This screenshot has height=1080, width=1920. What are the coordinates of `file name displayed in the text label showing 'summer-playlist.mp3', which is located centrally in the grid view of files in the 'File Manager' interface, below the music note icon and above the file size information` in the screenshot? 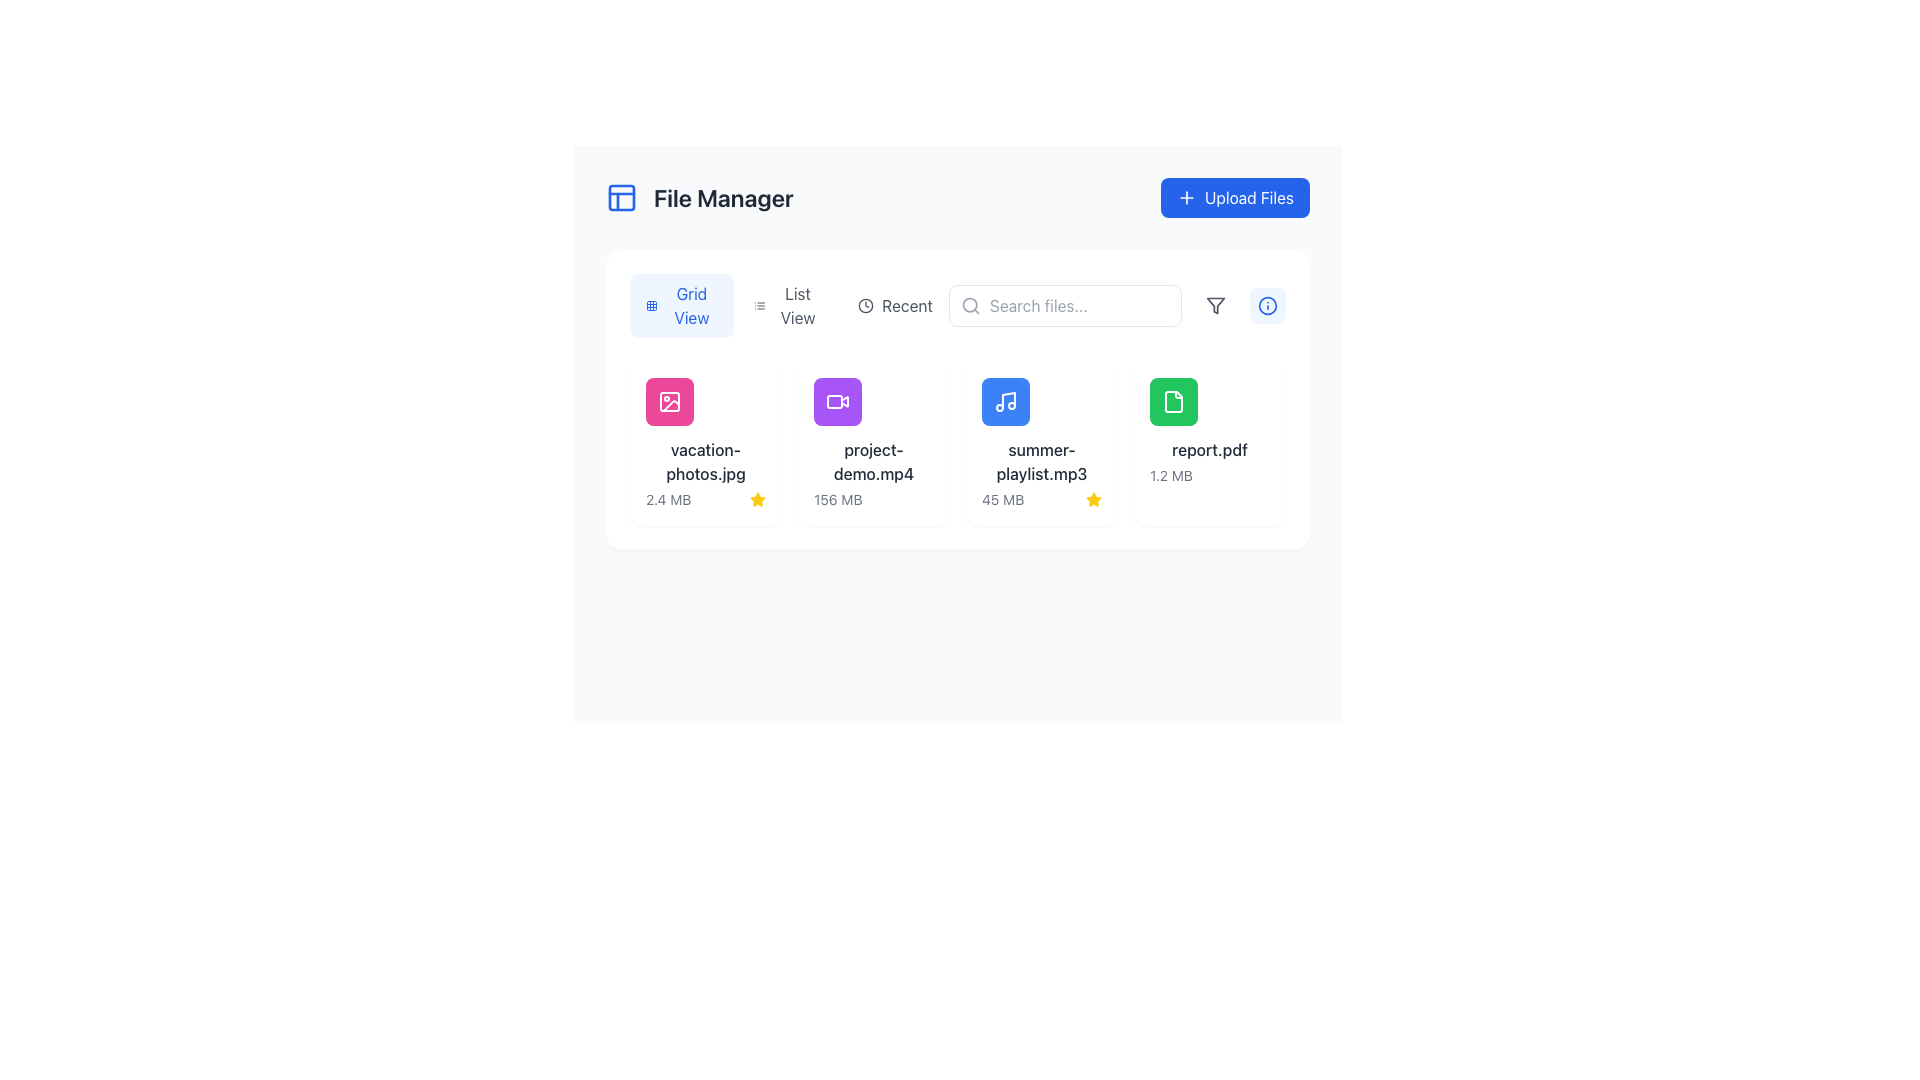 It's located at (1040, 462).